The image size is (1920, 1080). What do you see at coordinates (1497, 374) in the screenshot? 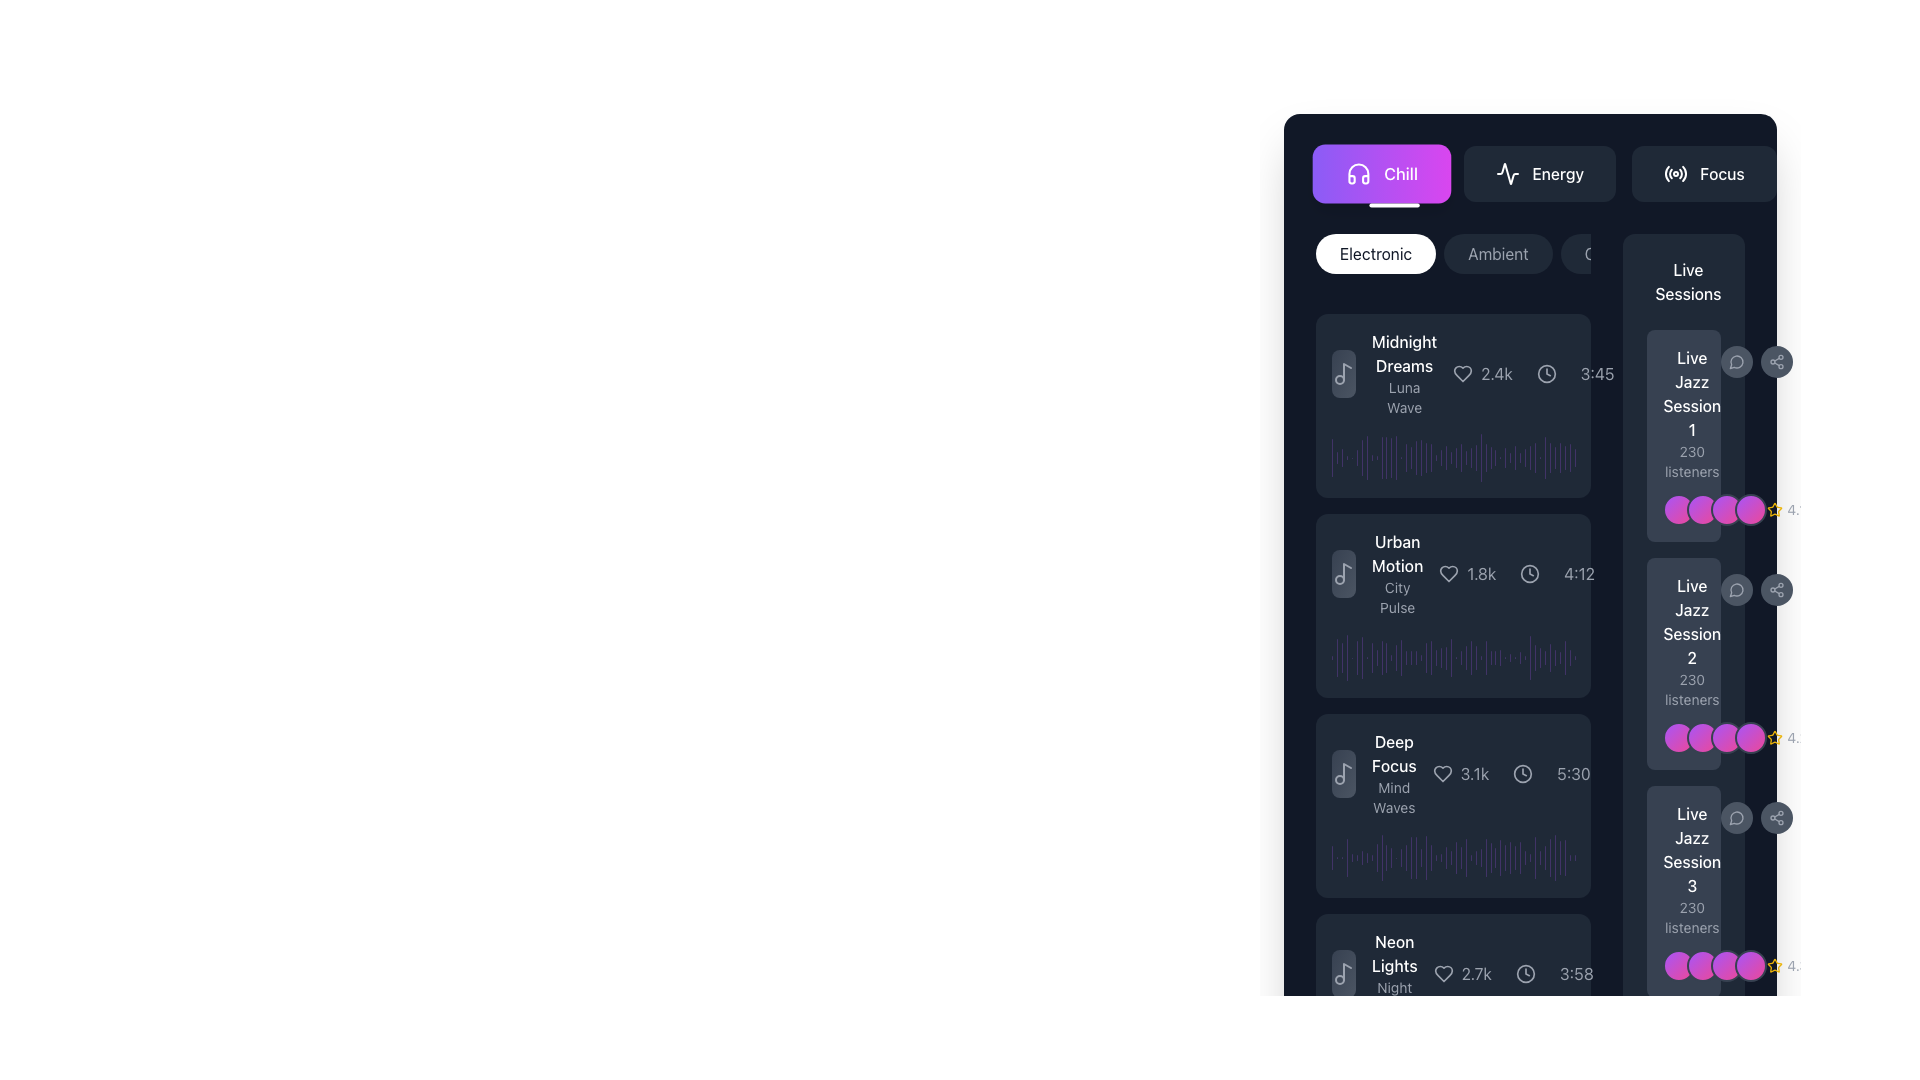
I see `numeric indicator '2.4k' displayed in white on a dark background, located at the bottom-right corner of the card for 'Midnight Dreams', to understand its value` at bounding box center [1497, 374].